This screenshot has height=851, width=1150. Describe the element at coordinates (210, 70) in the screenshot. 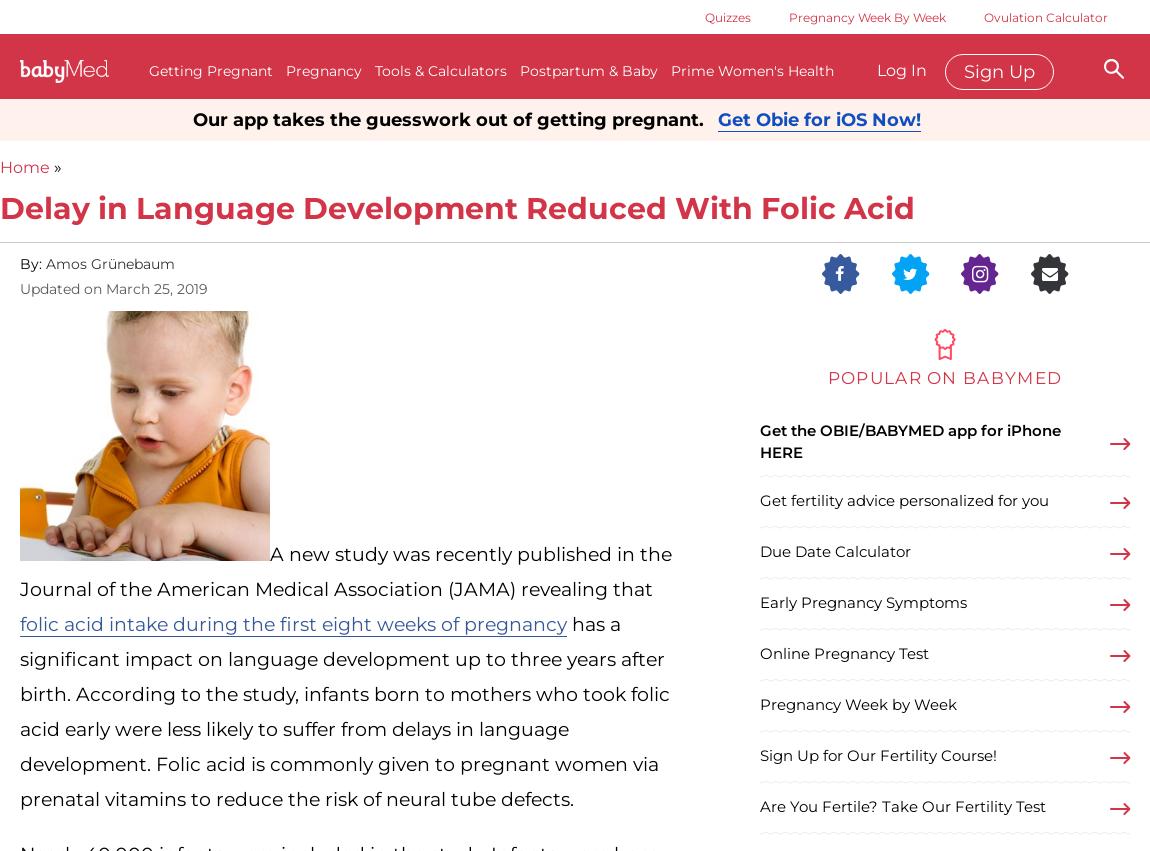

I see `'Getting Pregnant'` at that location.